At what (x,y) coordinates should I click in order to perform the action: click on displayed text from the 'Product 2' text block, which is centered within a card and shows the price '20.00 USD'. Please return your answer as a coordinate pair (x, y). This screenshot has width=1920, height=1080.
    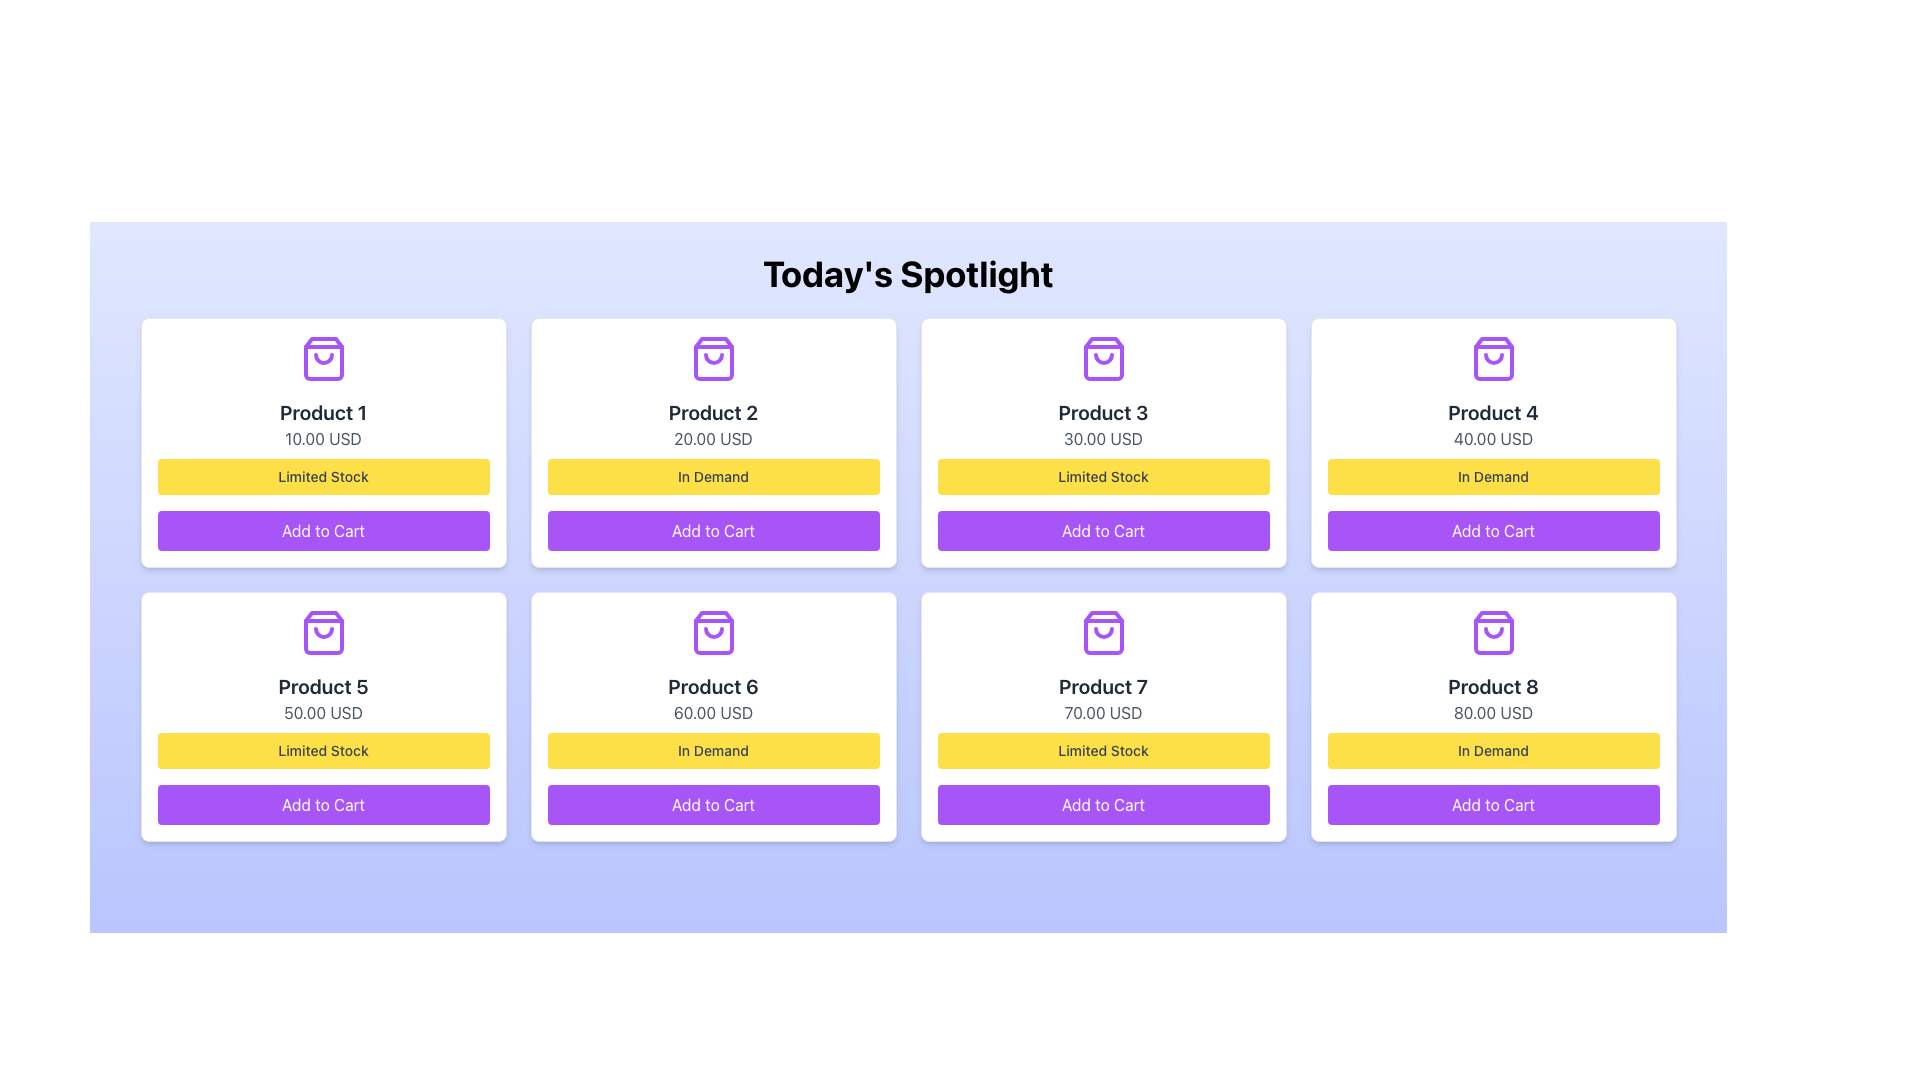
    Looking at the image, I should click on (713, 423).